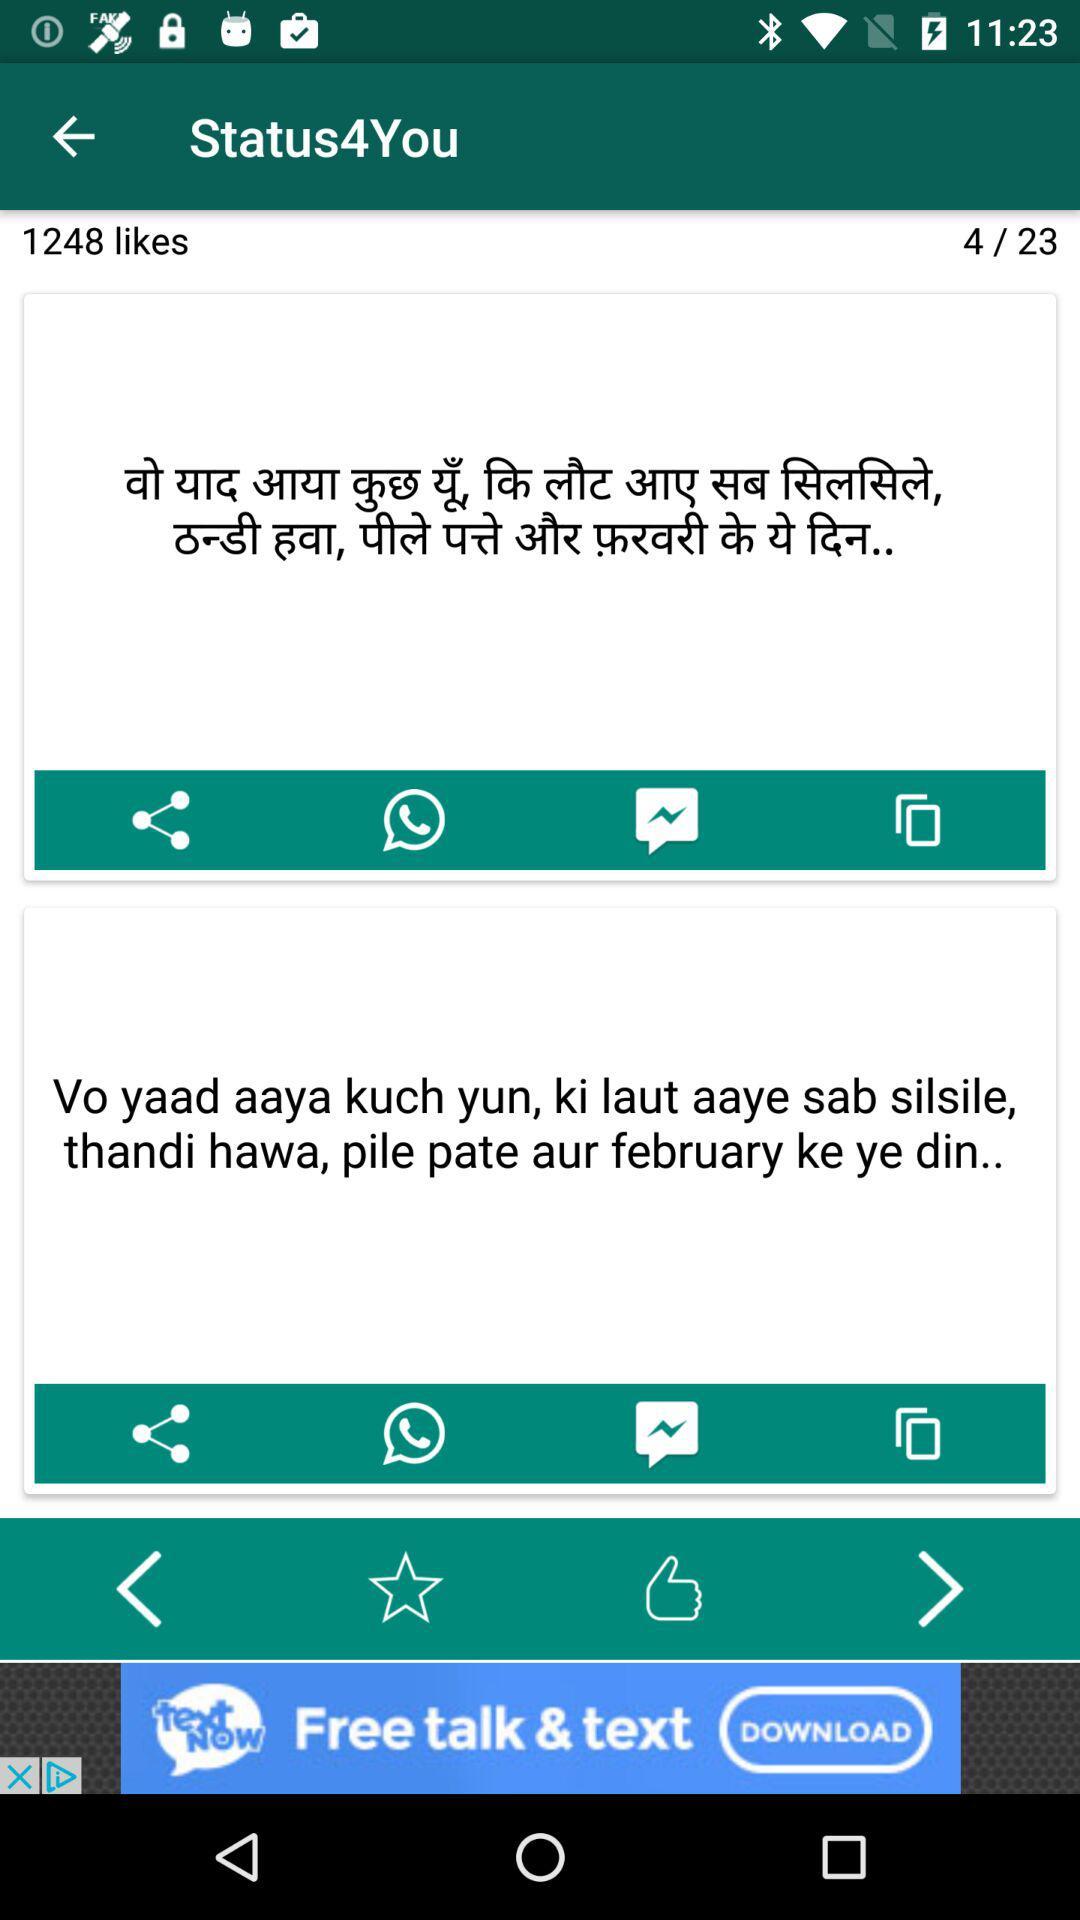 This screenshot has width=1080, height=1920. I want to click on send as a text message, so click(666, 1432).